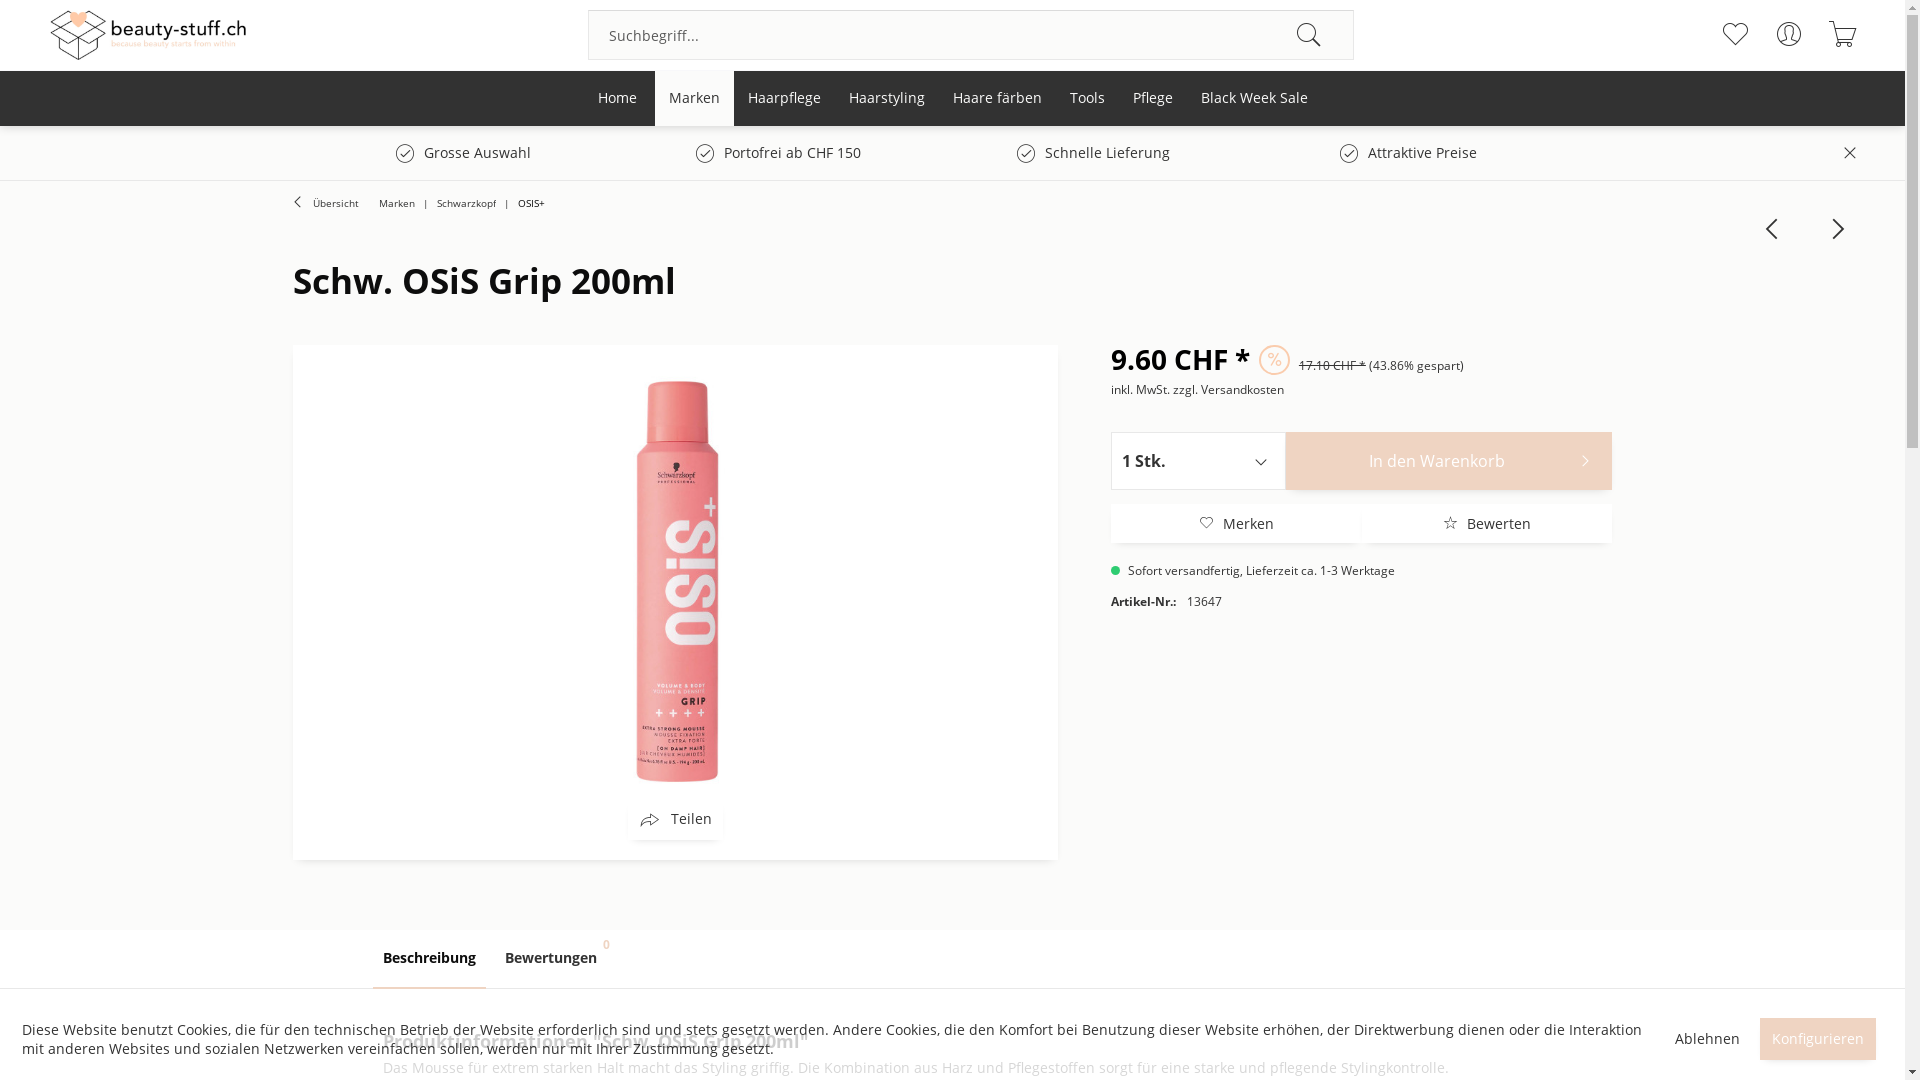  I want to click on 'OSIS+', so click(531, 203).